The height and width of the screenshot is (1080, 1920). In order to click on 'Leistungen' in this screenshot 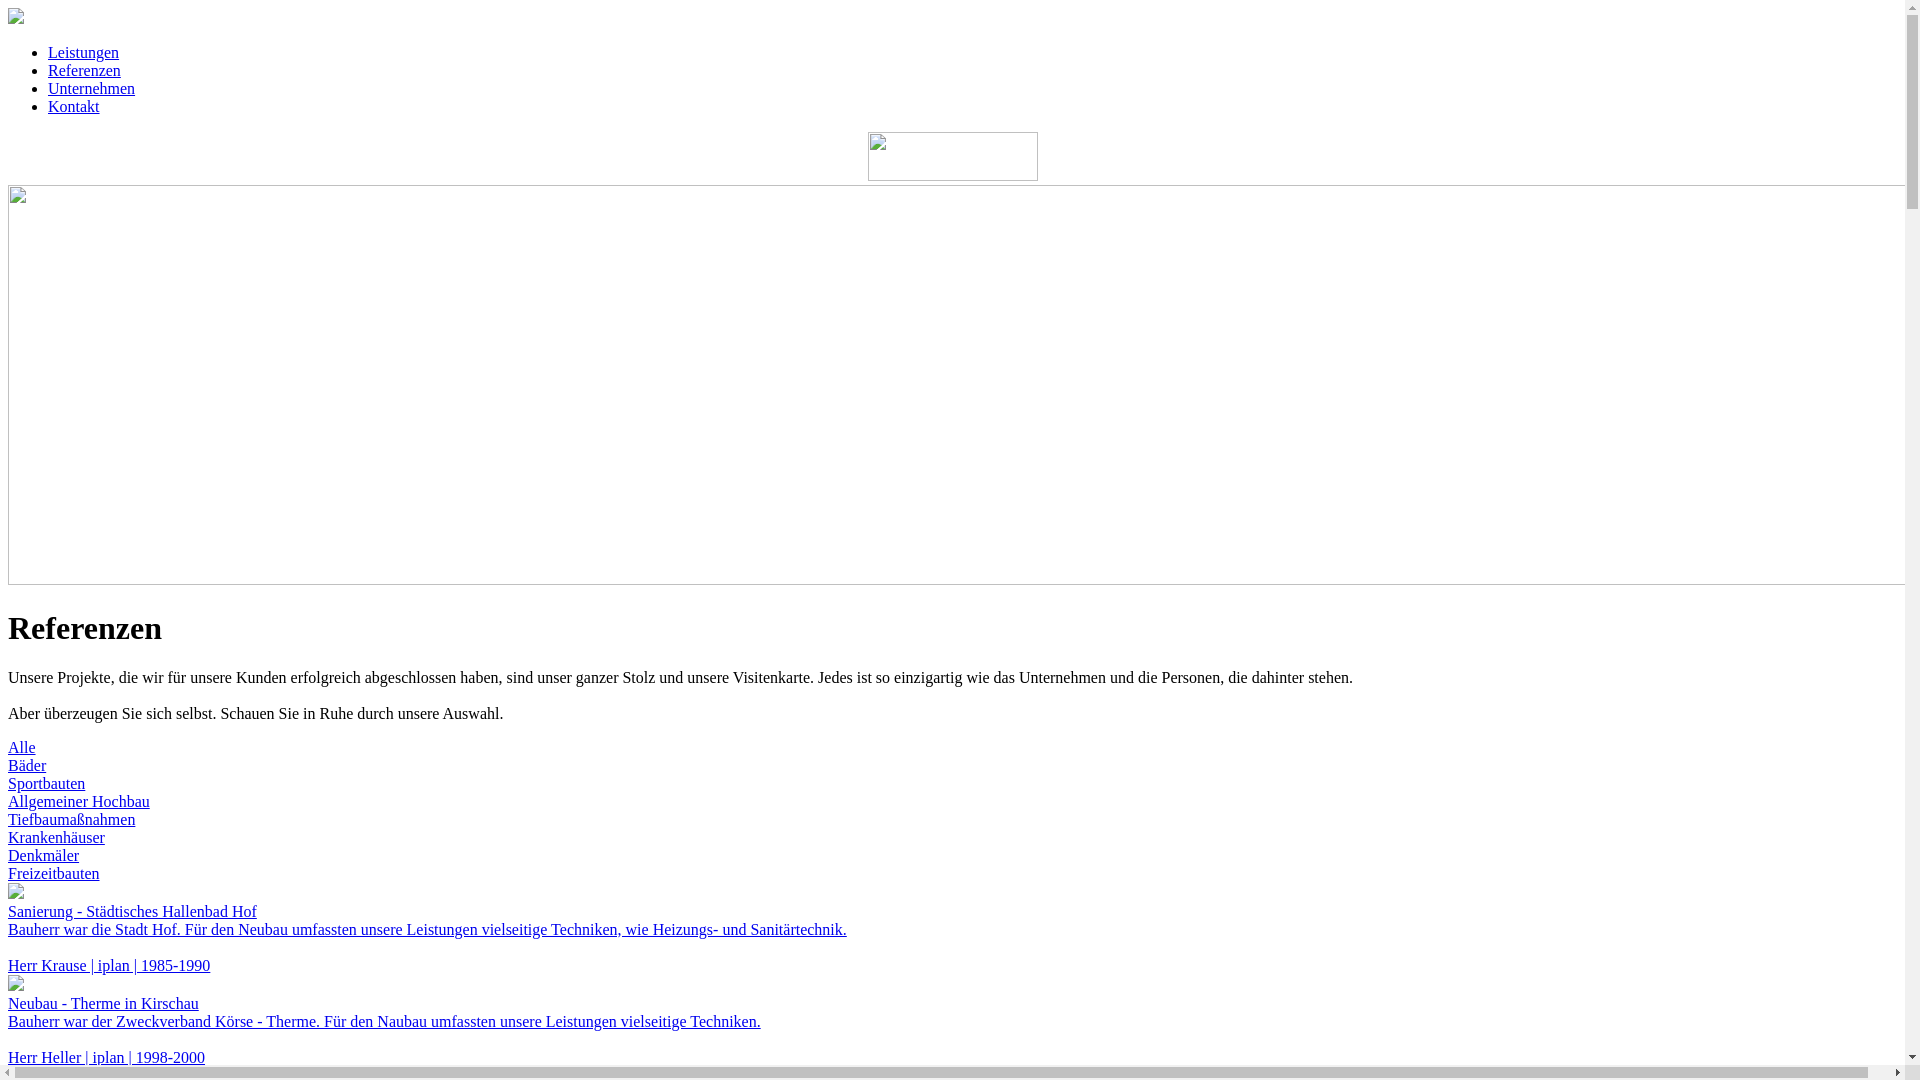, I will do `click(48, 51)`.